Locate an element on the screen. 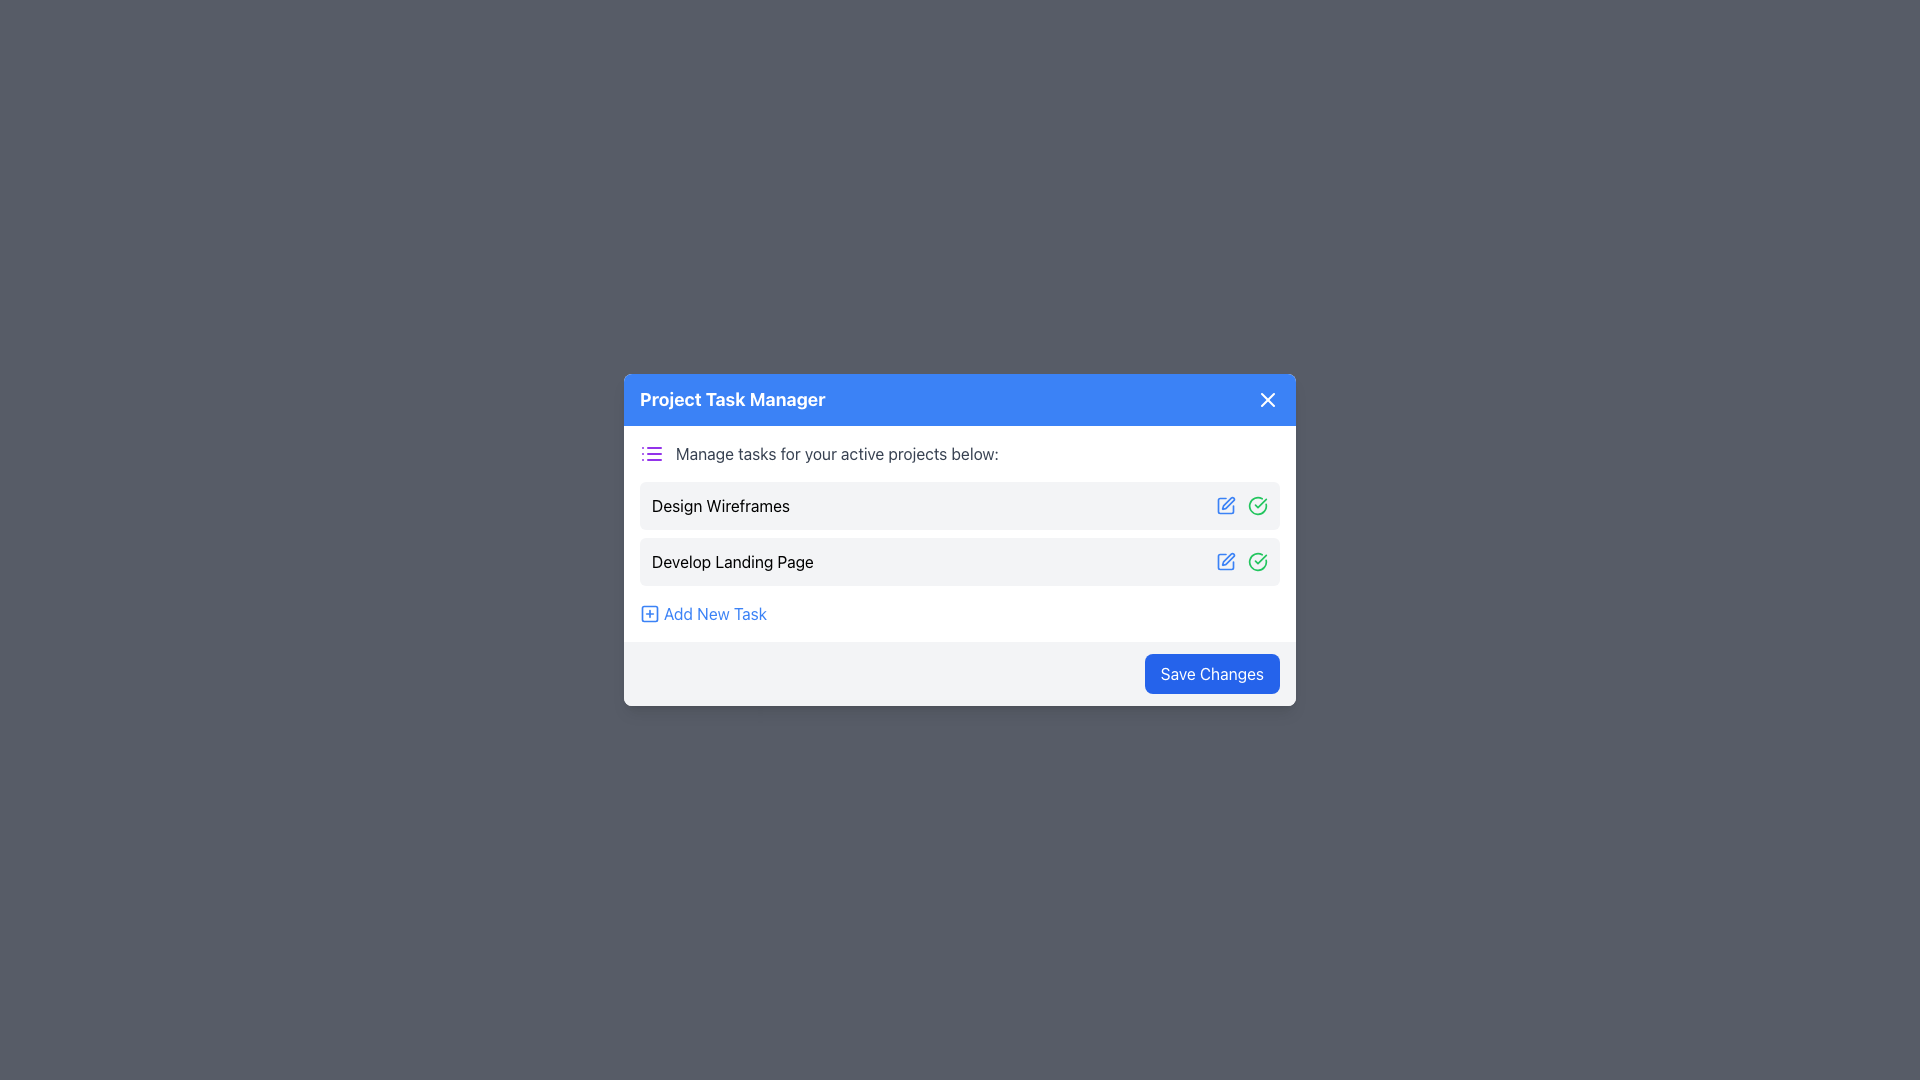 This screenshot has height=1080, width=1920. the save button located at the bottom-right corner of the dialog box is located at coordinates (1211, 674).